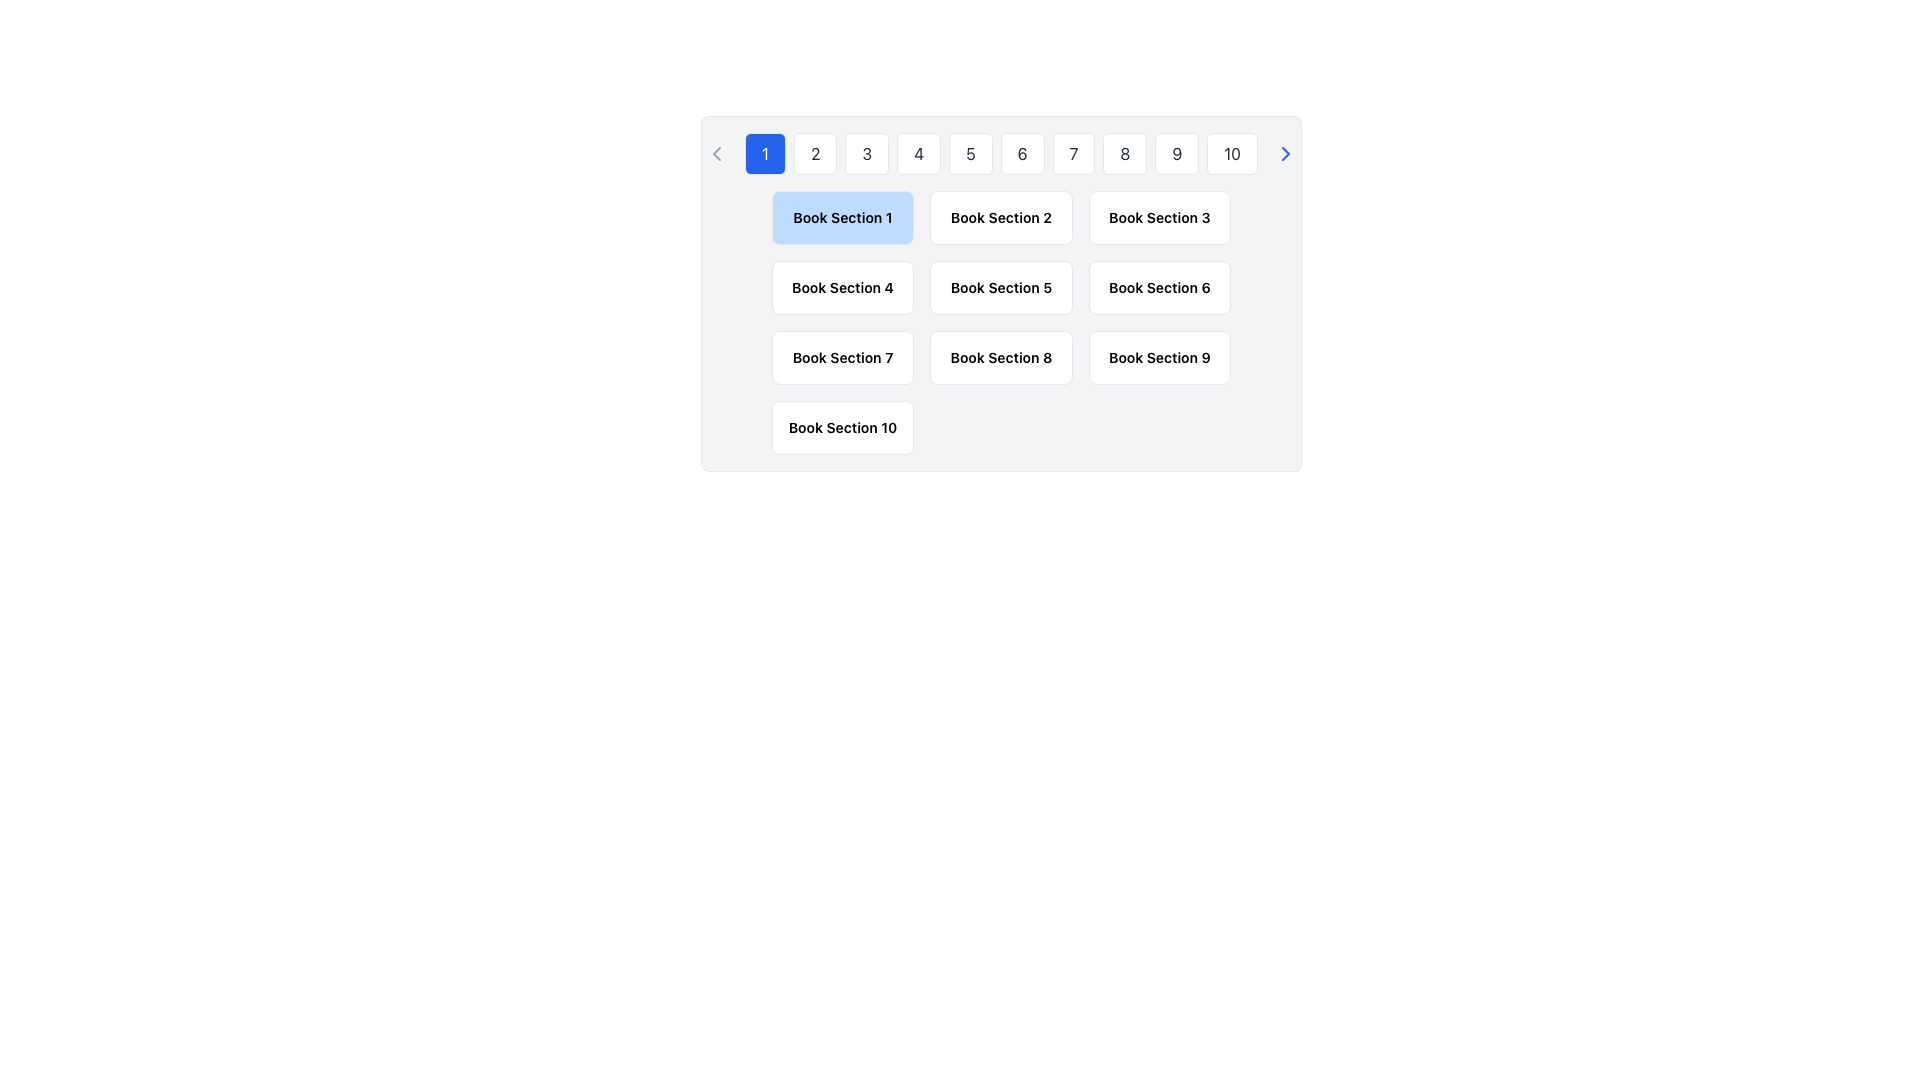 The width and height of the screenshot is (1920, 1080). What do you see at coordinates (1177, 153) in the screenshot?
I see `the button labeled '9', which is styled with rounded corners and a white background, to receive visual feedback` at bounding box center [1177, 153].